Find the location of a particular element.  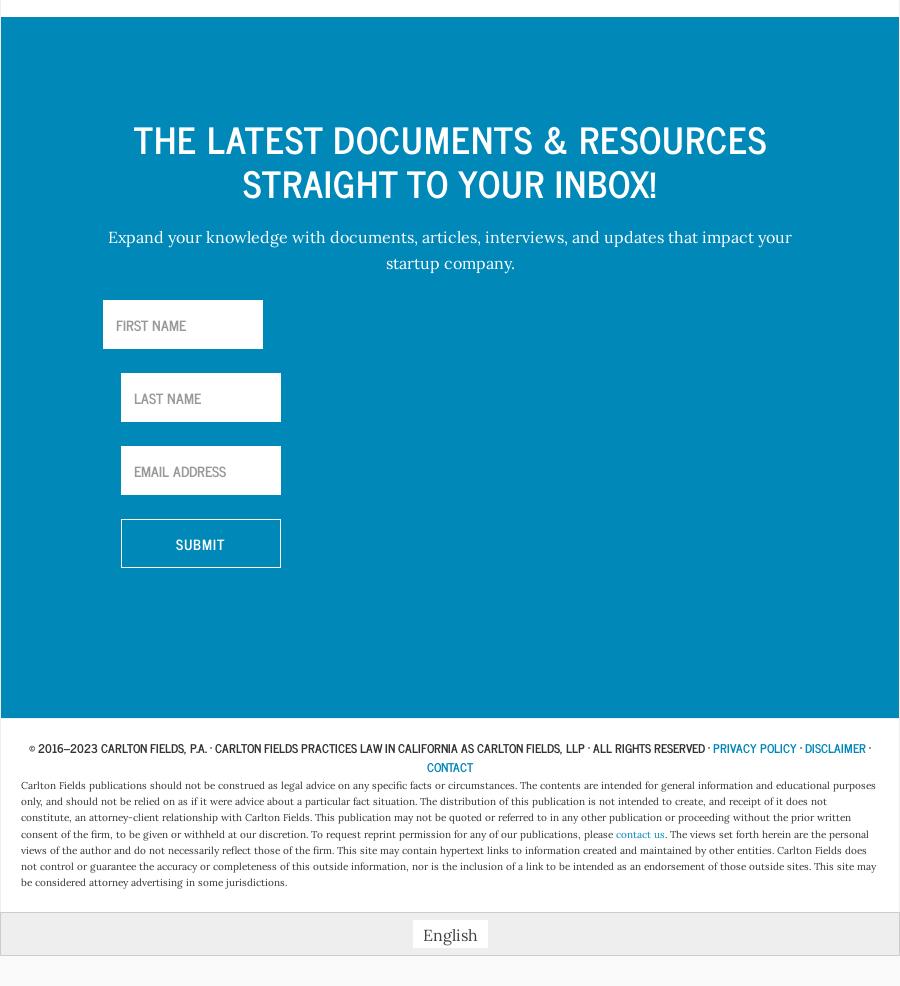

'Carlton Fields publications should not be construed as legal advice on any specific facts or circumstances. The contents are intended for general information and educational purposes only, and should not be relied on as if it were advice about a particular fact situation. The distribution of this publication is not intended to create, and receipt of it does not constitute, an attorney-client relationship with Carlton Fields. This publication may not be quoted or referred to in any other publication or proceeding without the prior written consent of the firm, to be given or withheld at our discretion. To request reprint permission for any of our publications, please' is located at coordinates (448, 809).